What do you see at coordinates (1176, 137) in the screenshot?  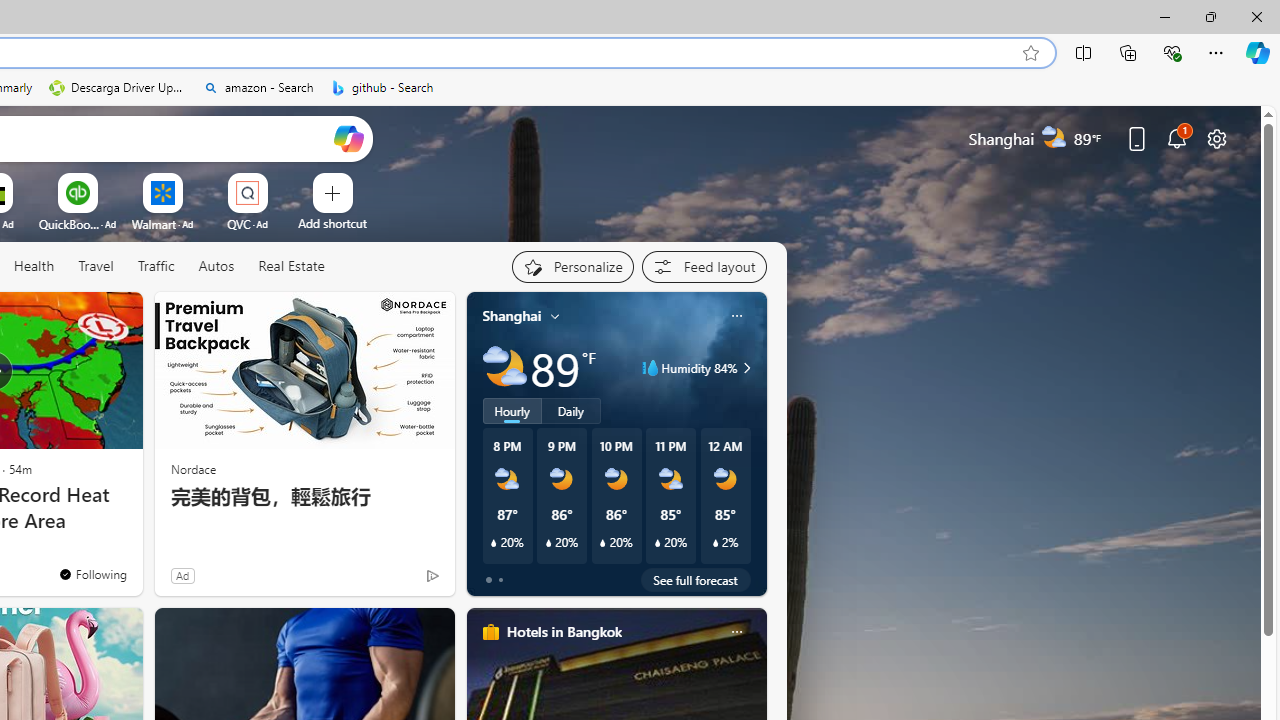 I see `'Notifications'` at bounding box center [1176, 137].